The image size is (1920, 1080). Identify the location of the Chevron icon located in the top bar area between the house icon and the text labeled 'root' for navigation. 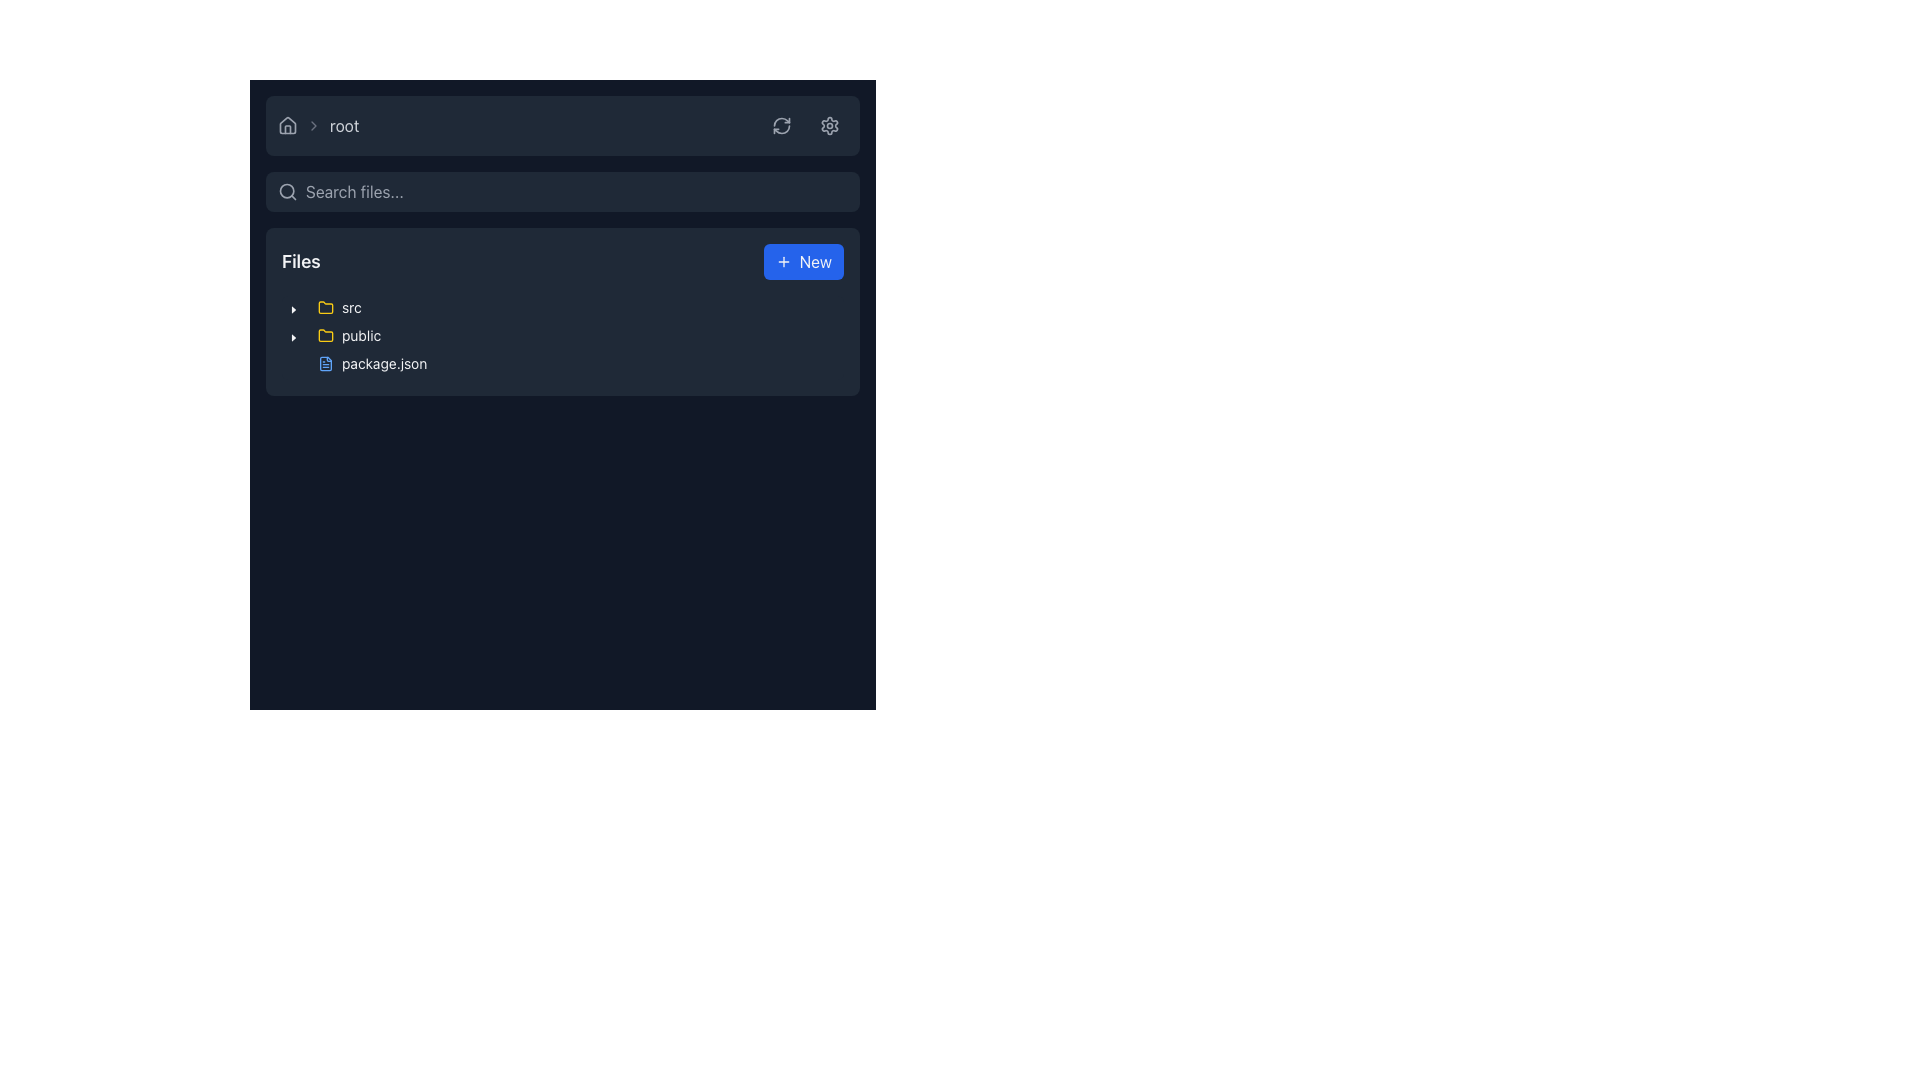
(312, 126).